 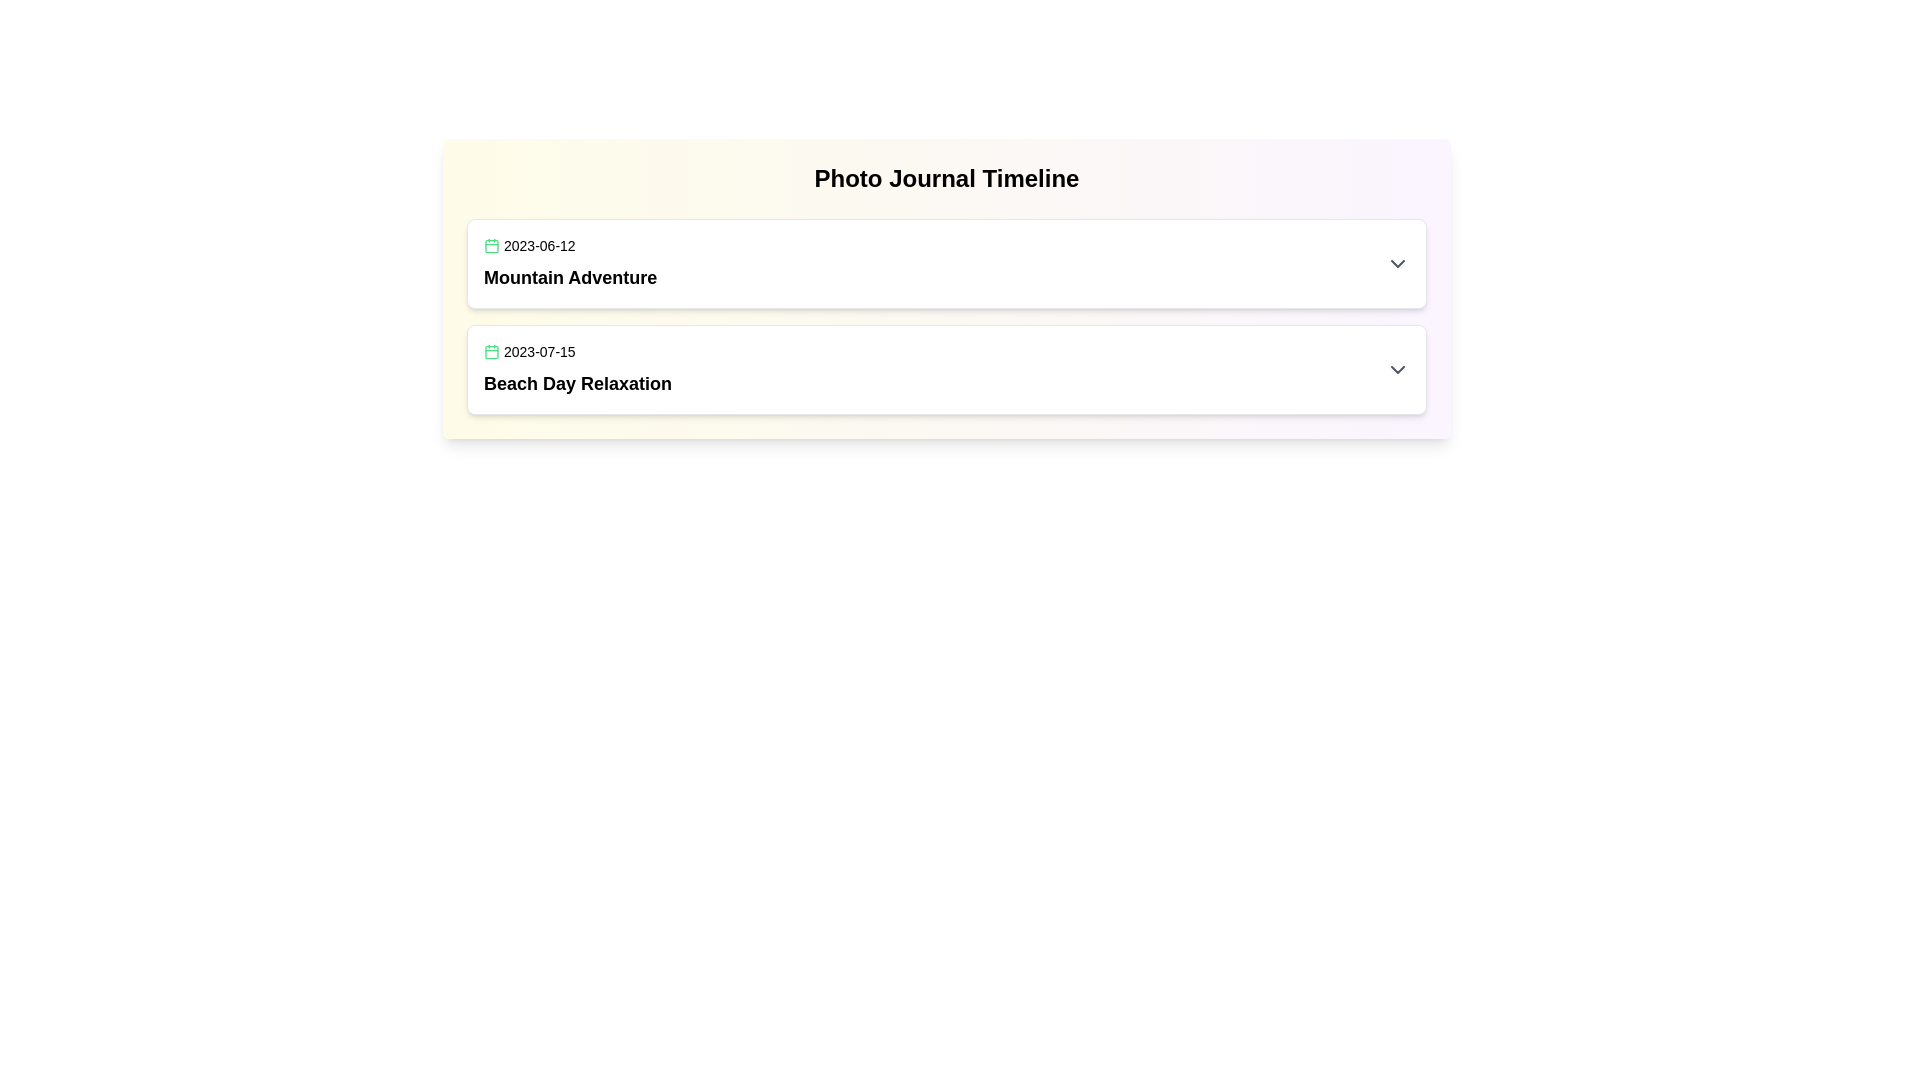 I want to click on the Text label for the journal entry titled 'Beach Day Relaxation', located below the date '2023-07-15' and next to the calendar icon in the timeline interface, so click(x=577, y=384).